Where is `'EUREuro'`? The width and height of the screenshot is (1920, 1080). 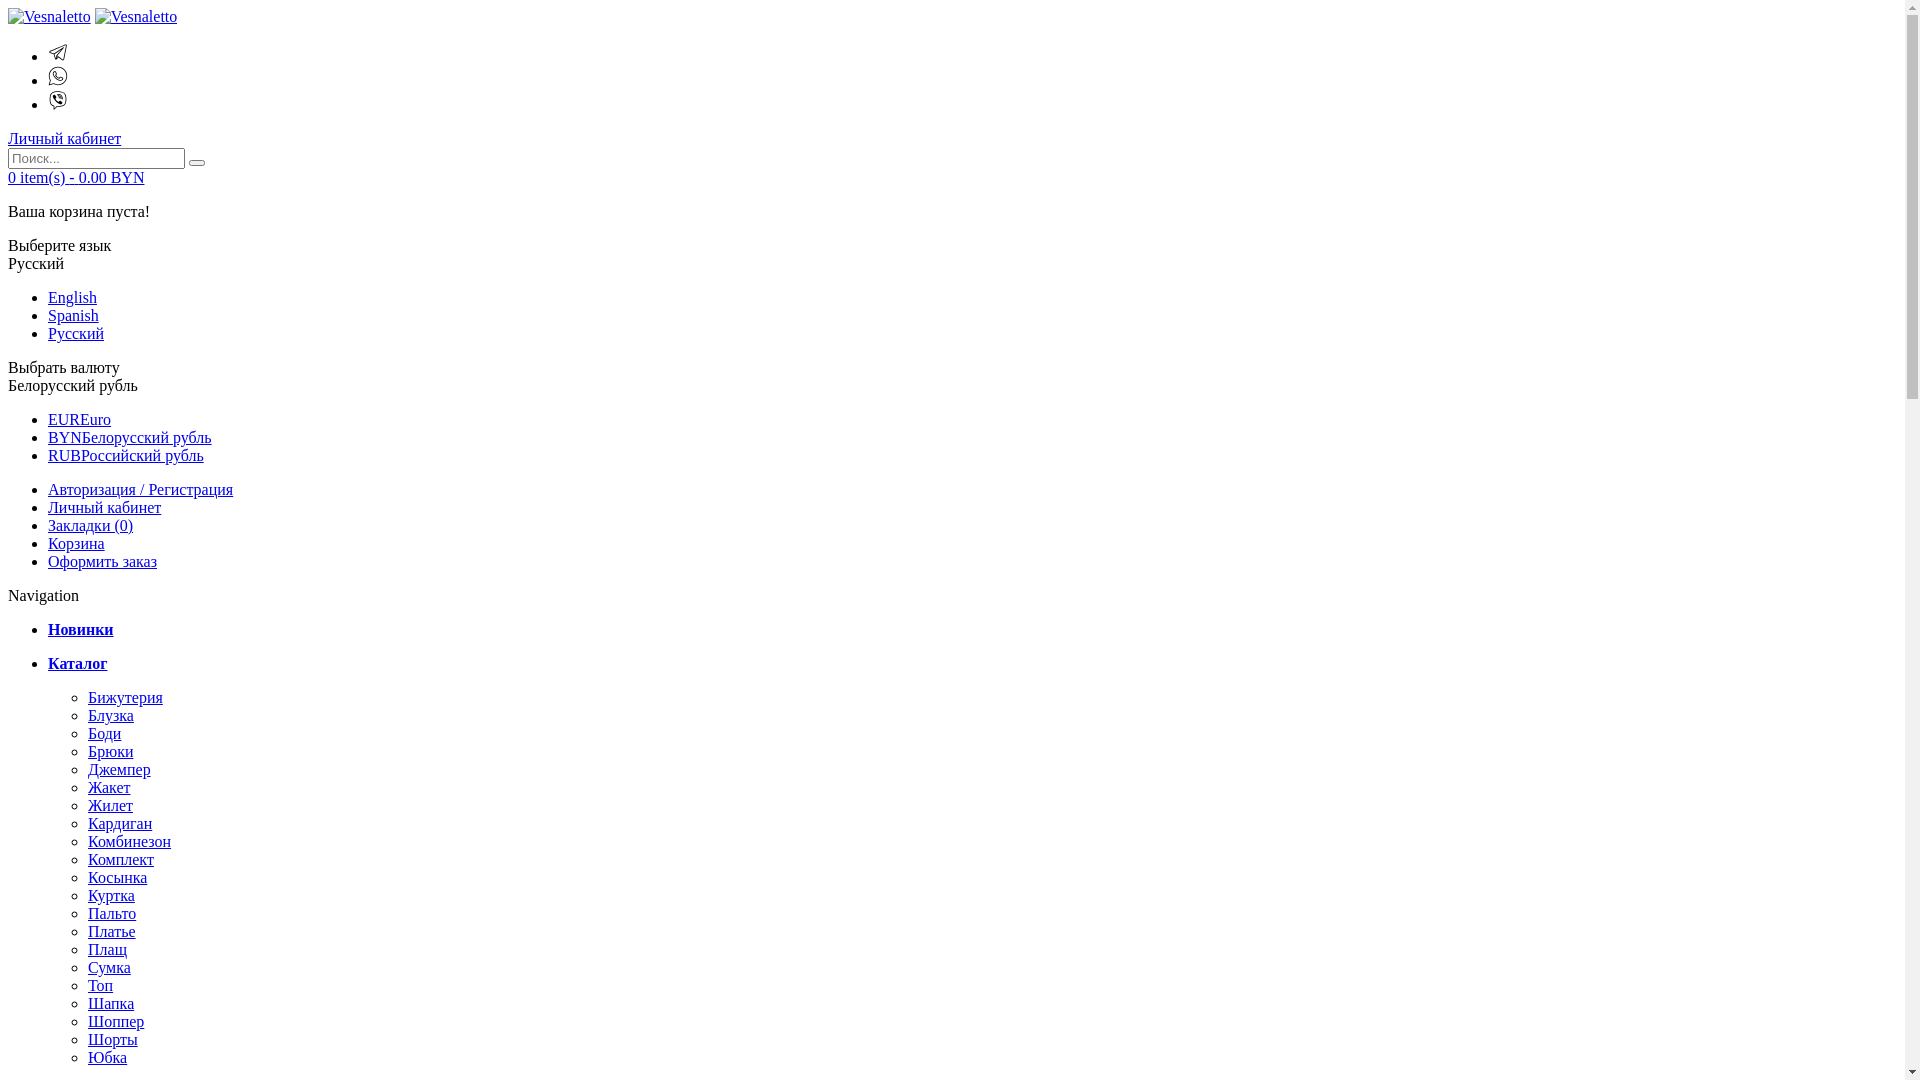 'EUREuro' is located at coordinates (48, 418).